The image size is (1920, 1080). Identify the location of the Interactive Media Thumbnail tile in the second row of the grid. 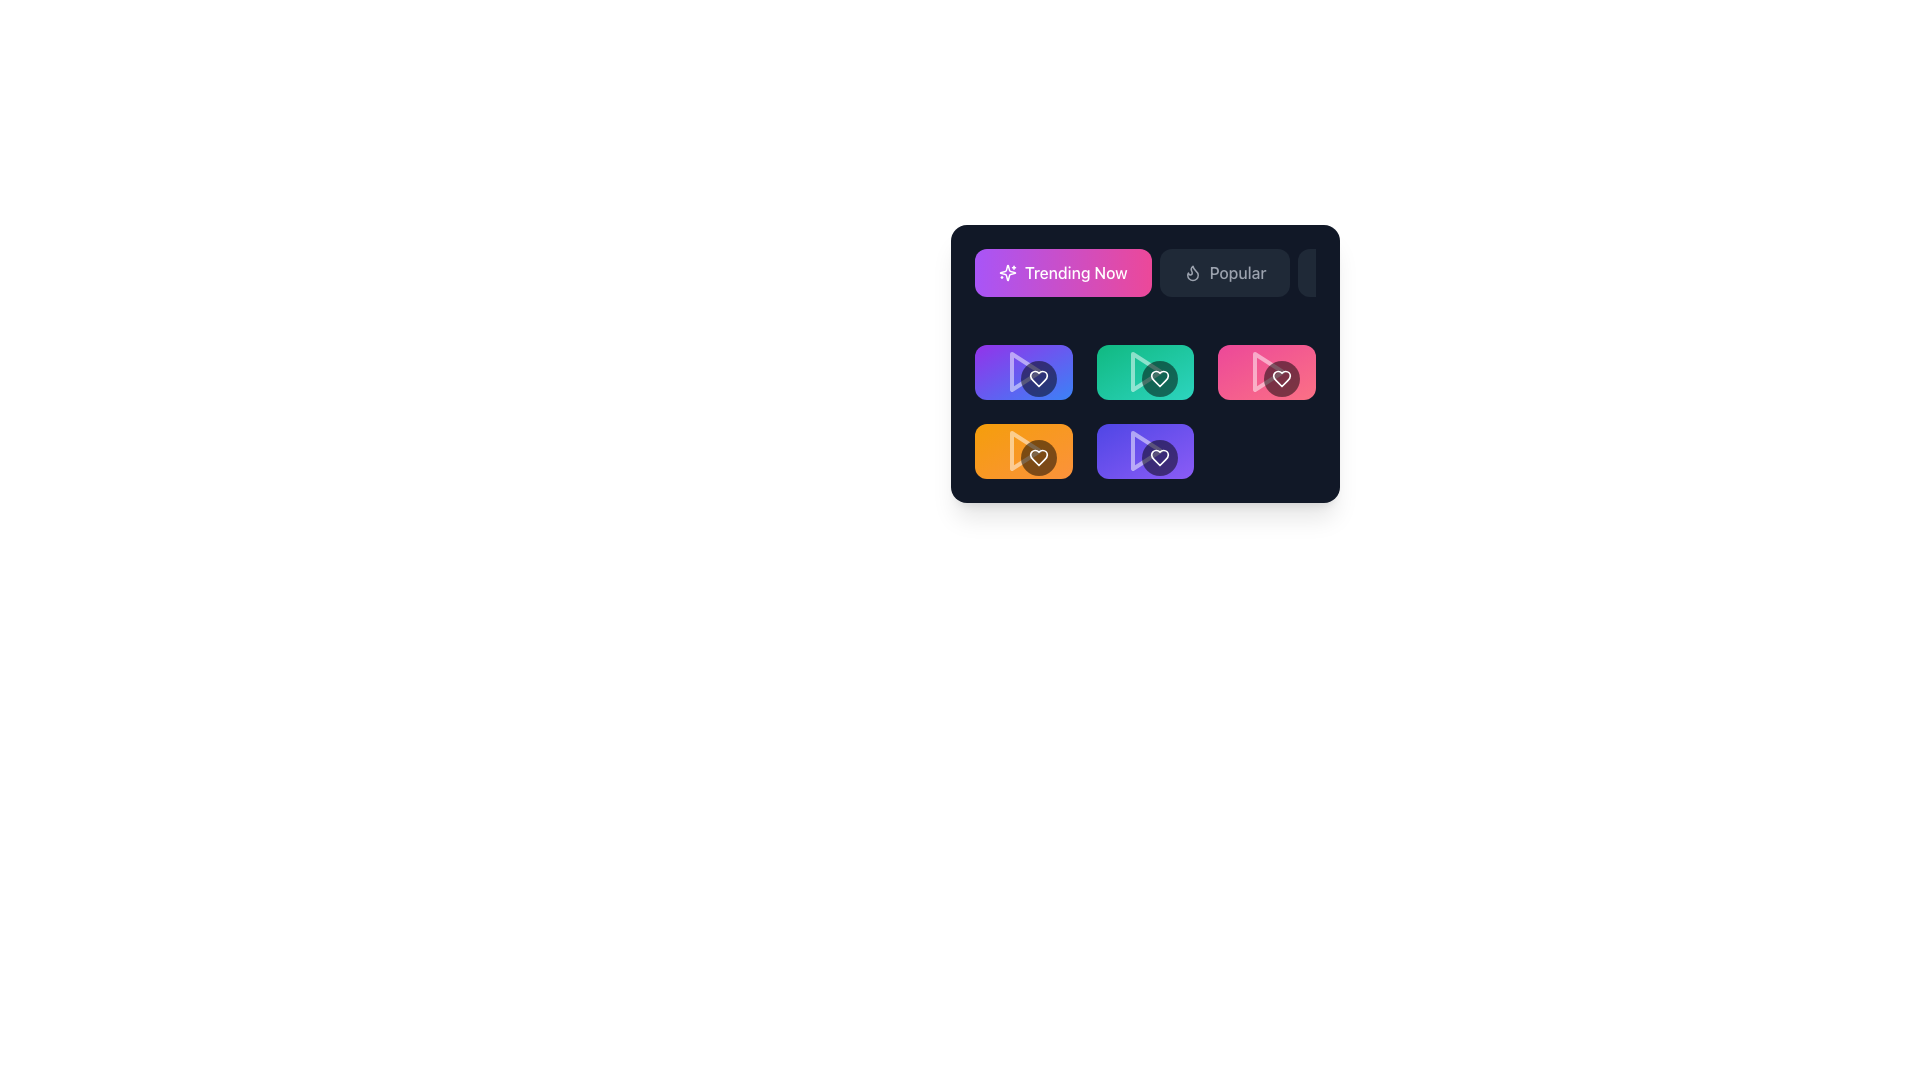
(1145, 372).